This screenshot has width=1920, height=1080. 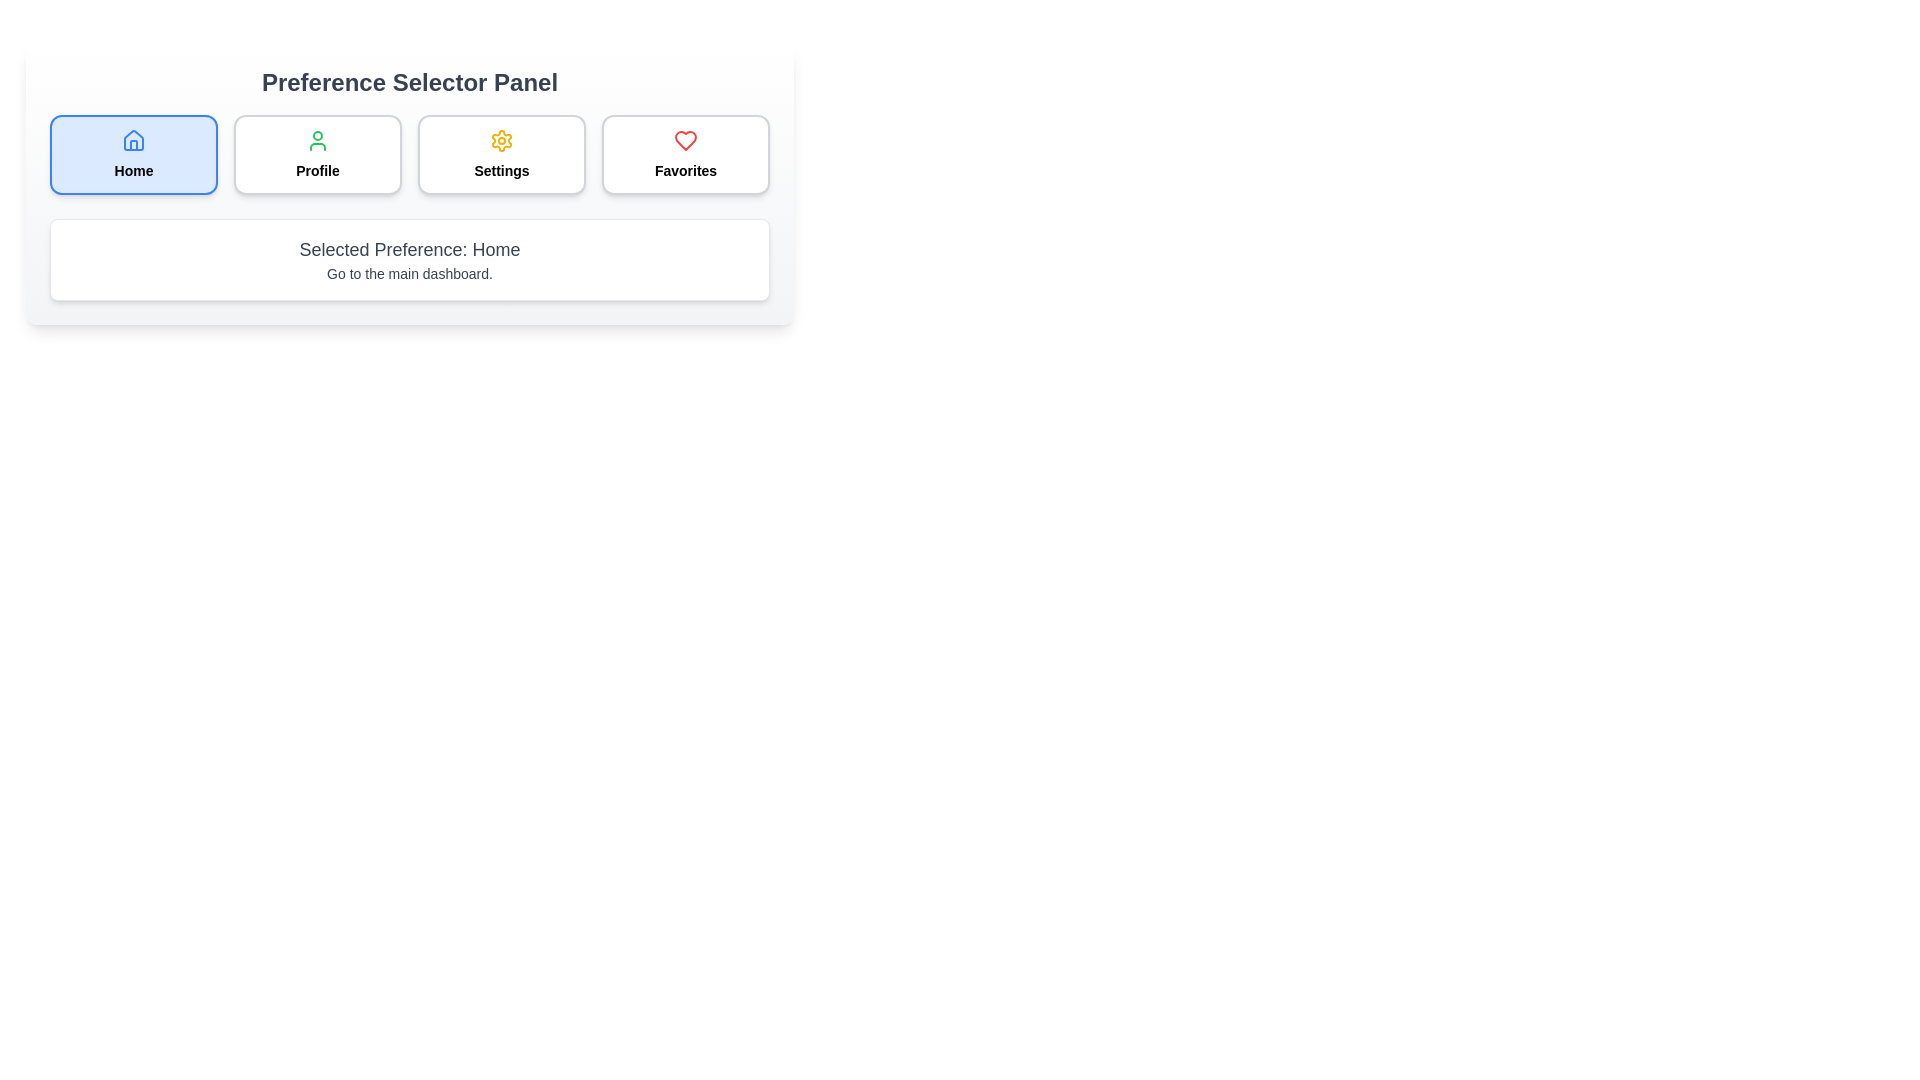 What do you see at coordinates (502, 169) in the screenshot?
I see `the 'Settings' text label, which is the third label in a row of four options, located below the gear icon` at bounding box center [502, 169].